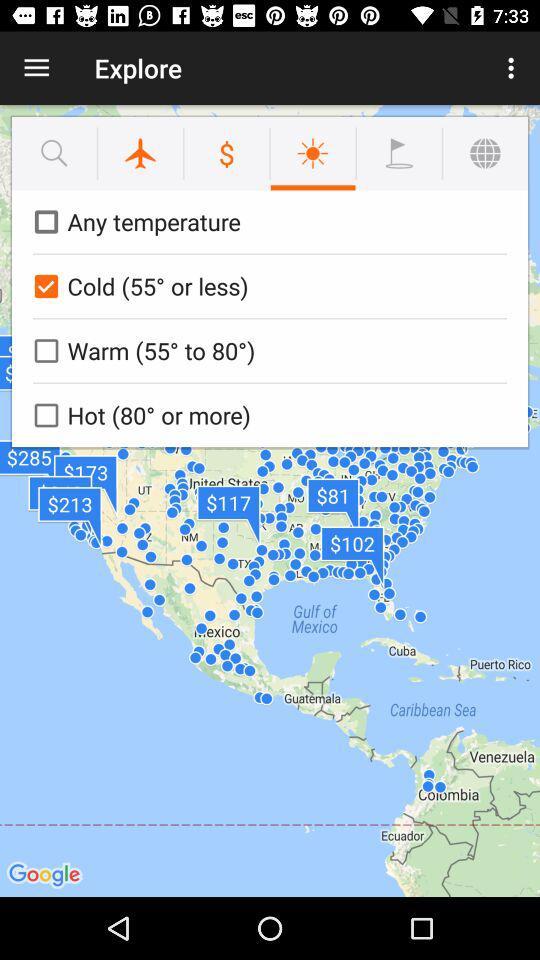 This screenshot has height=960, width=540. What do you see at coordinates (266, 350) in the screenshot?
I see `warm 55 to item` at bounding box center [266, 350].